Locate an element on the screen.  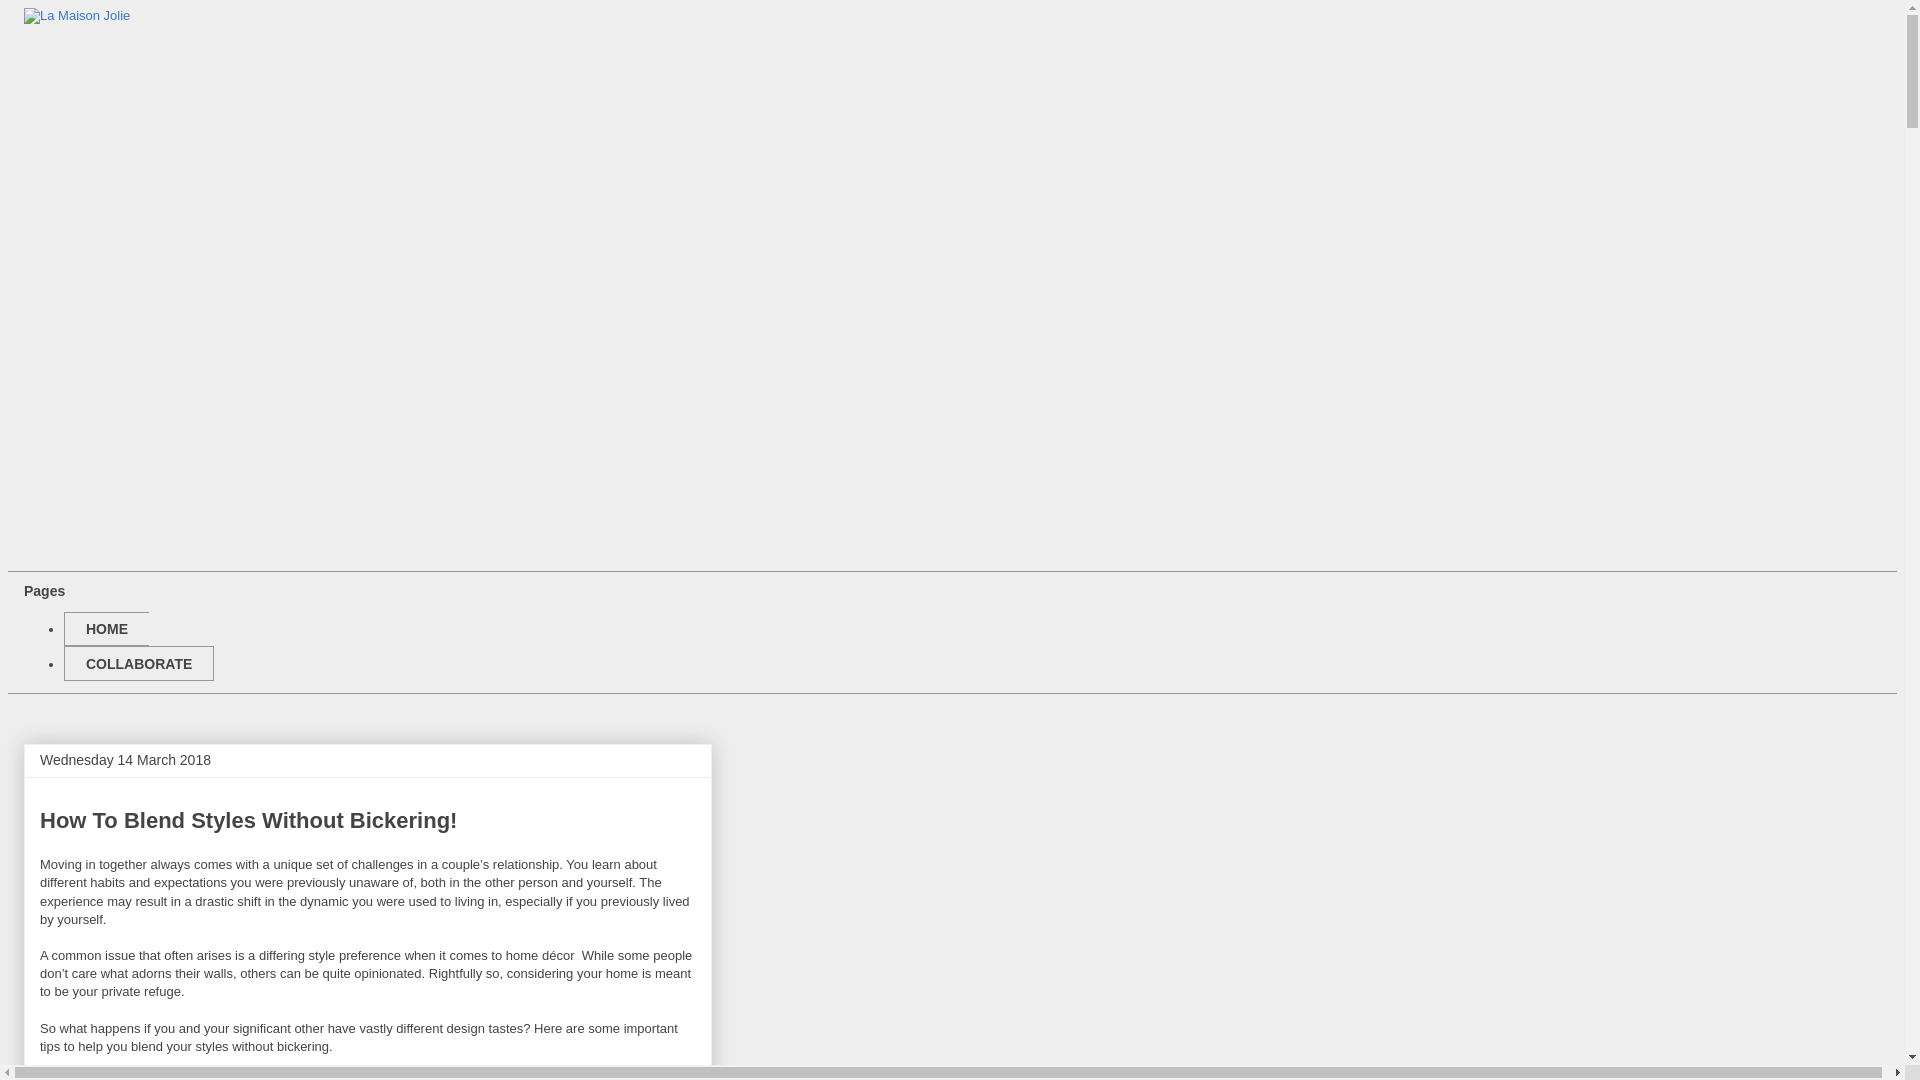
'COLLABORATE' is located at coordinates (138, 663).